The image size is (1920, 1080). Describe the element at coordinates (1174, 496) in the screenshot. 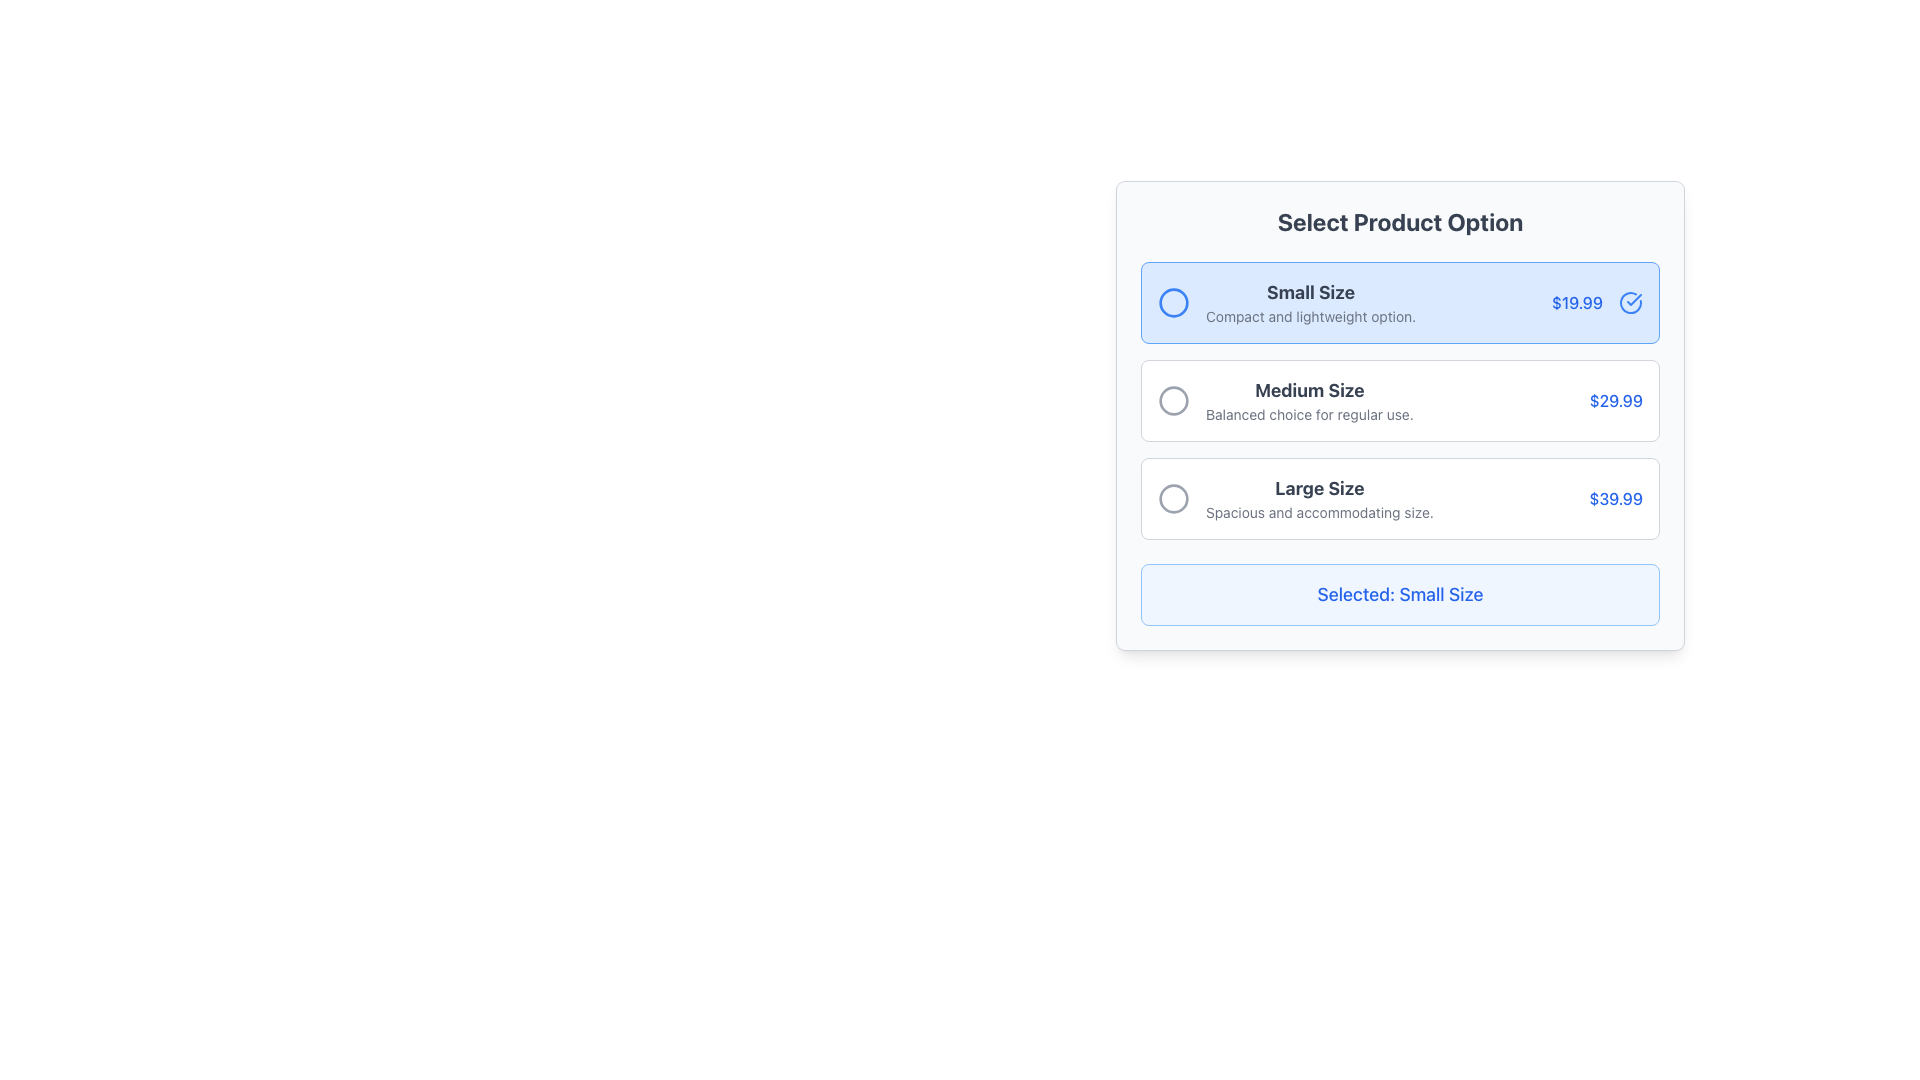

I see `the radio button indicator for the 'Large Size' option` at that location.